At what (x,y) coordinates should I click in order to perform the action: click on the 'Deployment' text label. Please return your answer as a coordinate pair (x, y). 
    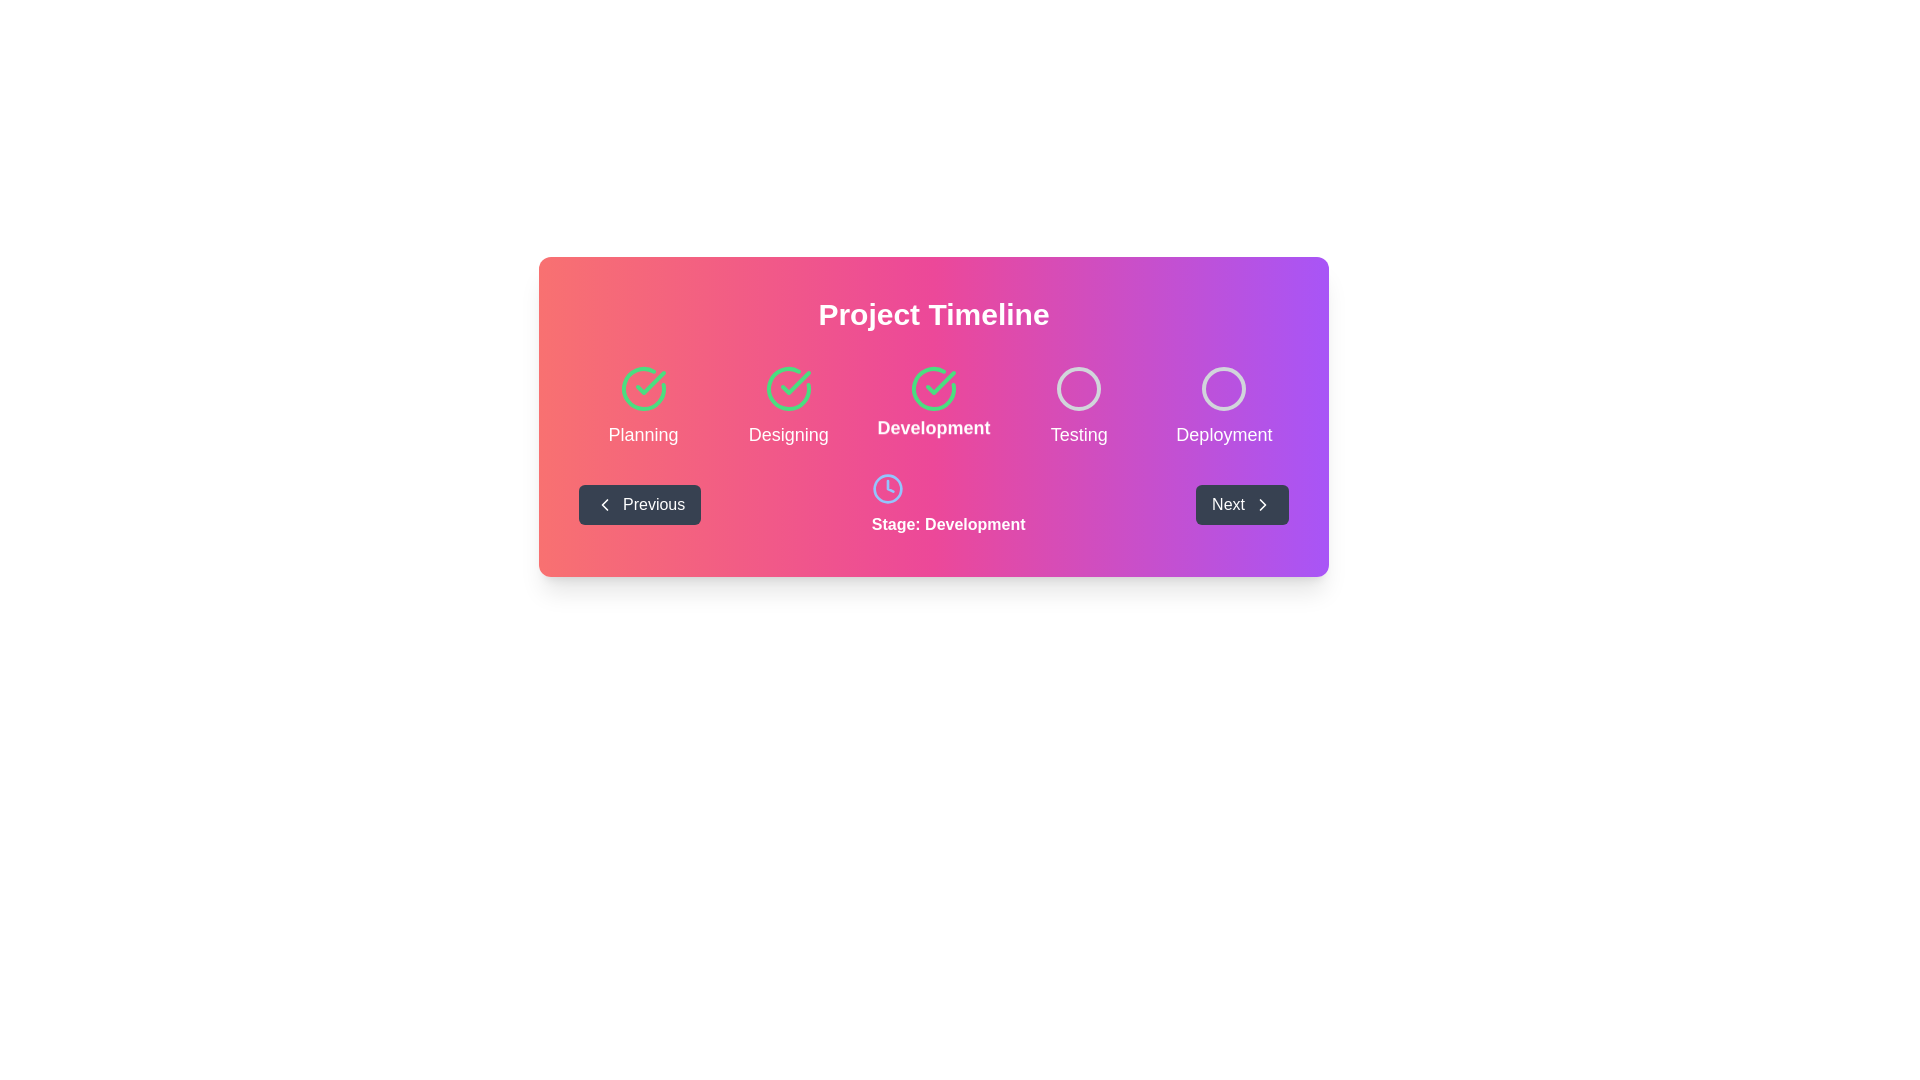
    Looking at the image, I should click on (1223, 434).